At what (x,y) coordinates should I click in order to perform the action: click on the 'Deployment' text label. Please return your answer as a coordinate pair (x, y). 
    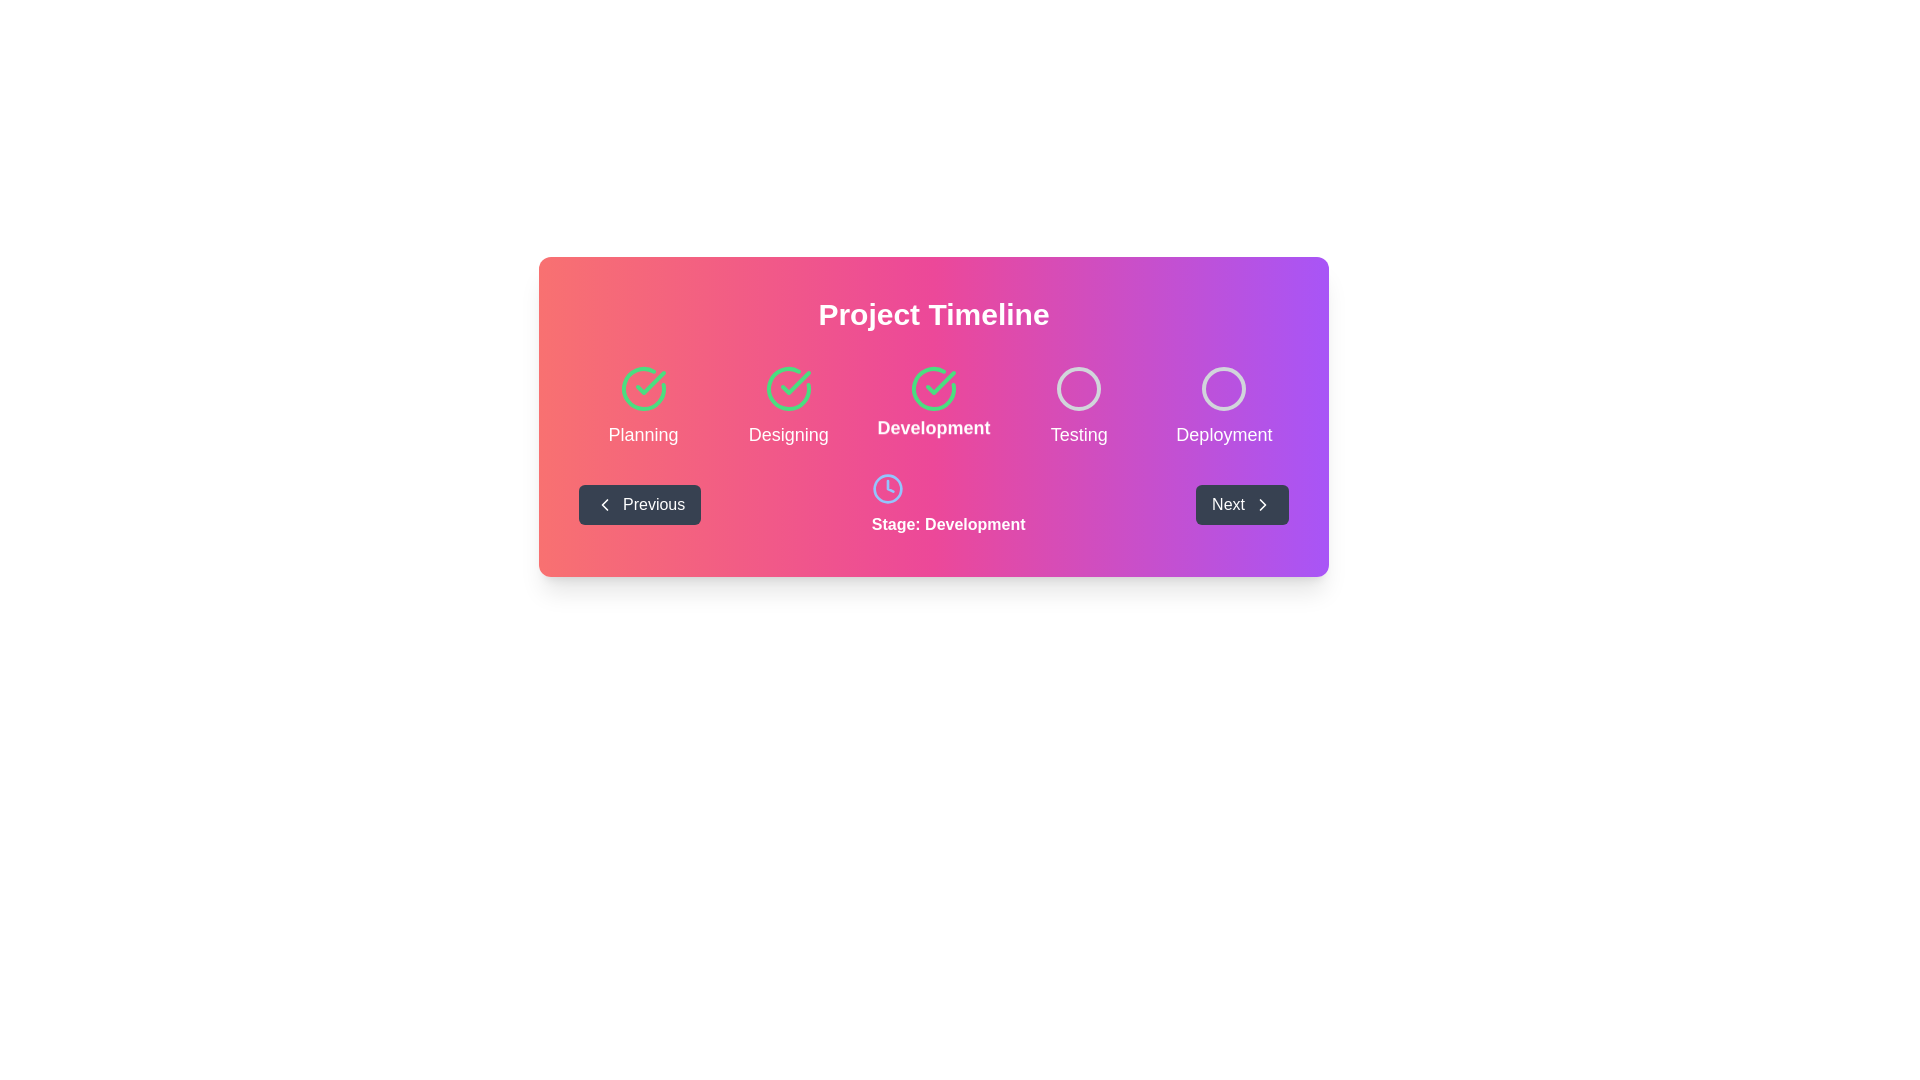
    Looking at the image, I should click on (1223, 434).